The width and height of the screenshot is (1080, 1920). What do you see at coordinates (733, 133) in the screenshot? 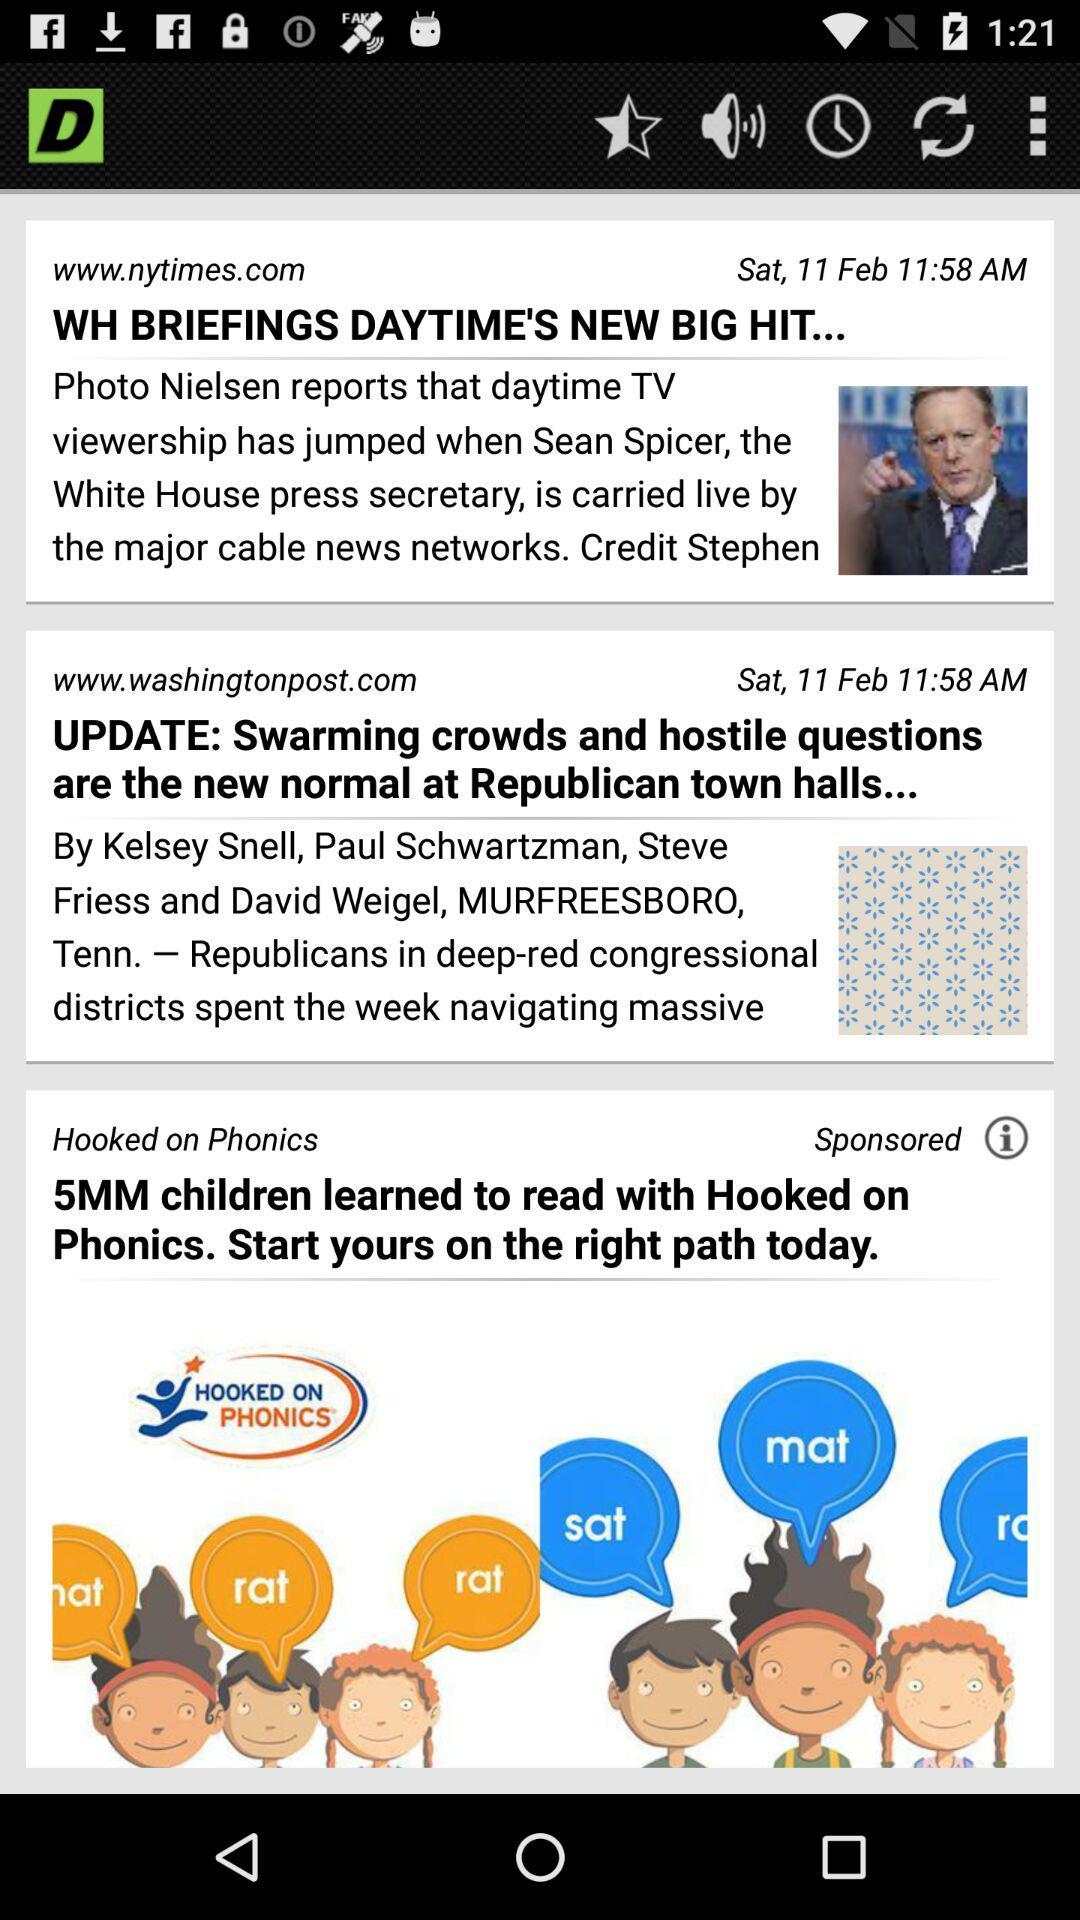
I see `the volume icon` at bounding box center [733, 133].